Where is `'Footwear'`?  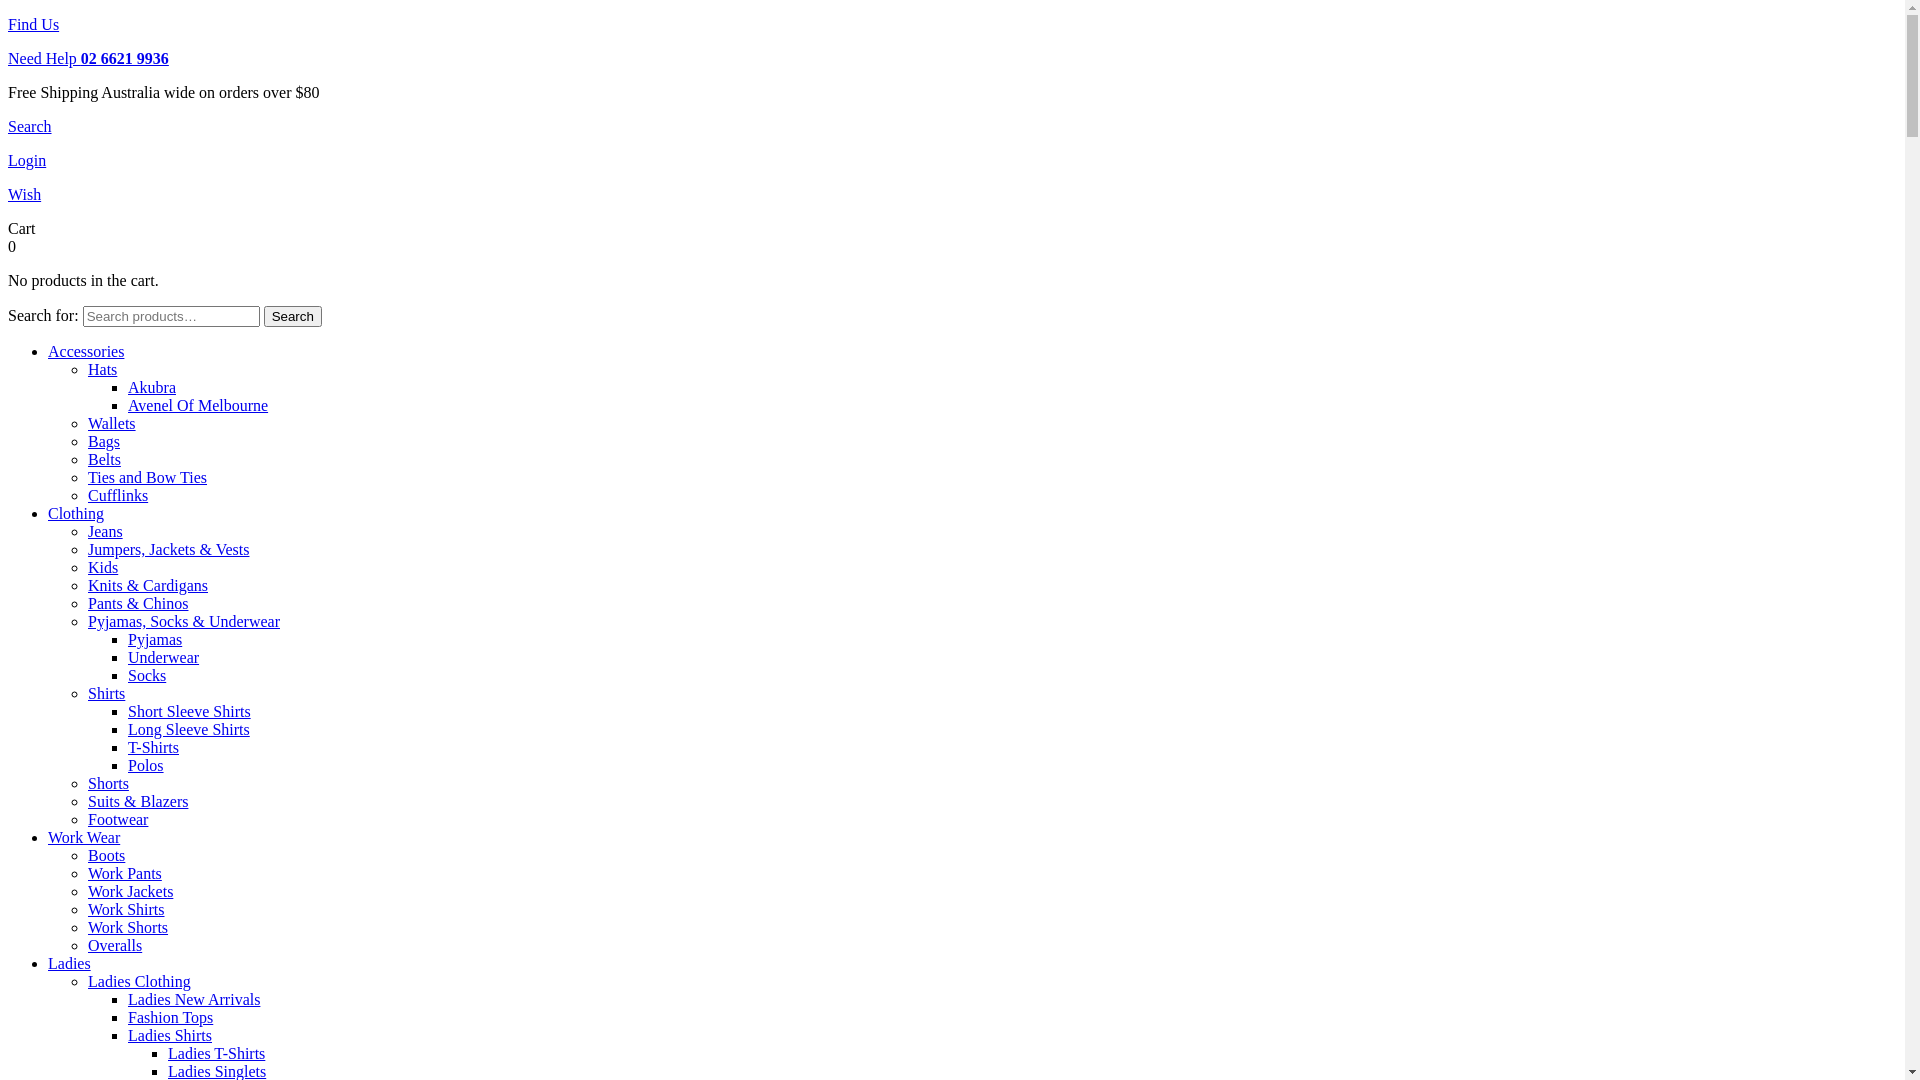
'Footwear' is located at coordinates (86, 819).